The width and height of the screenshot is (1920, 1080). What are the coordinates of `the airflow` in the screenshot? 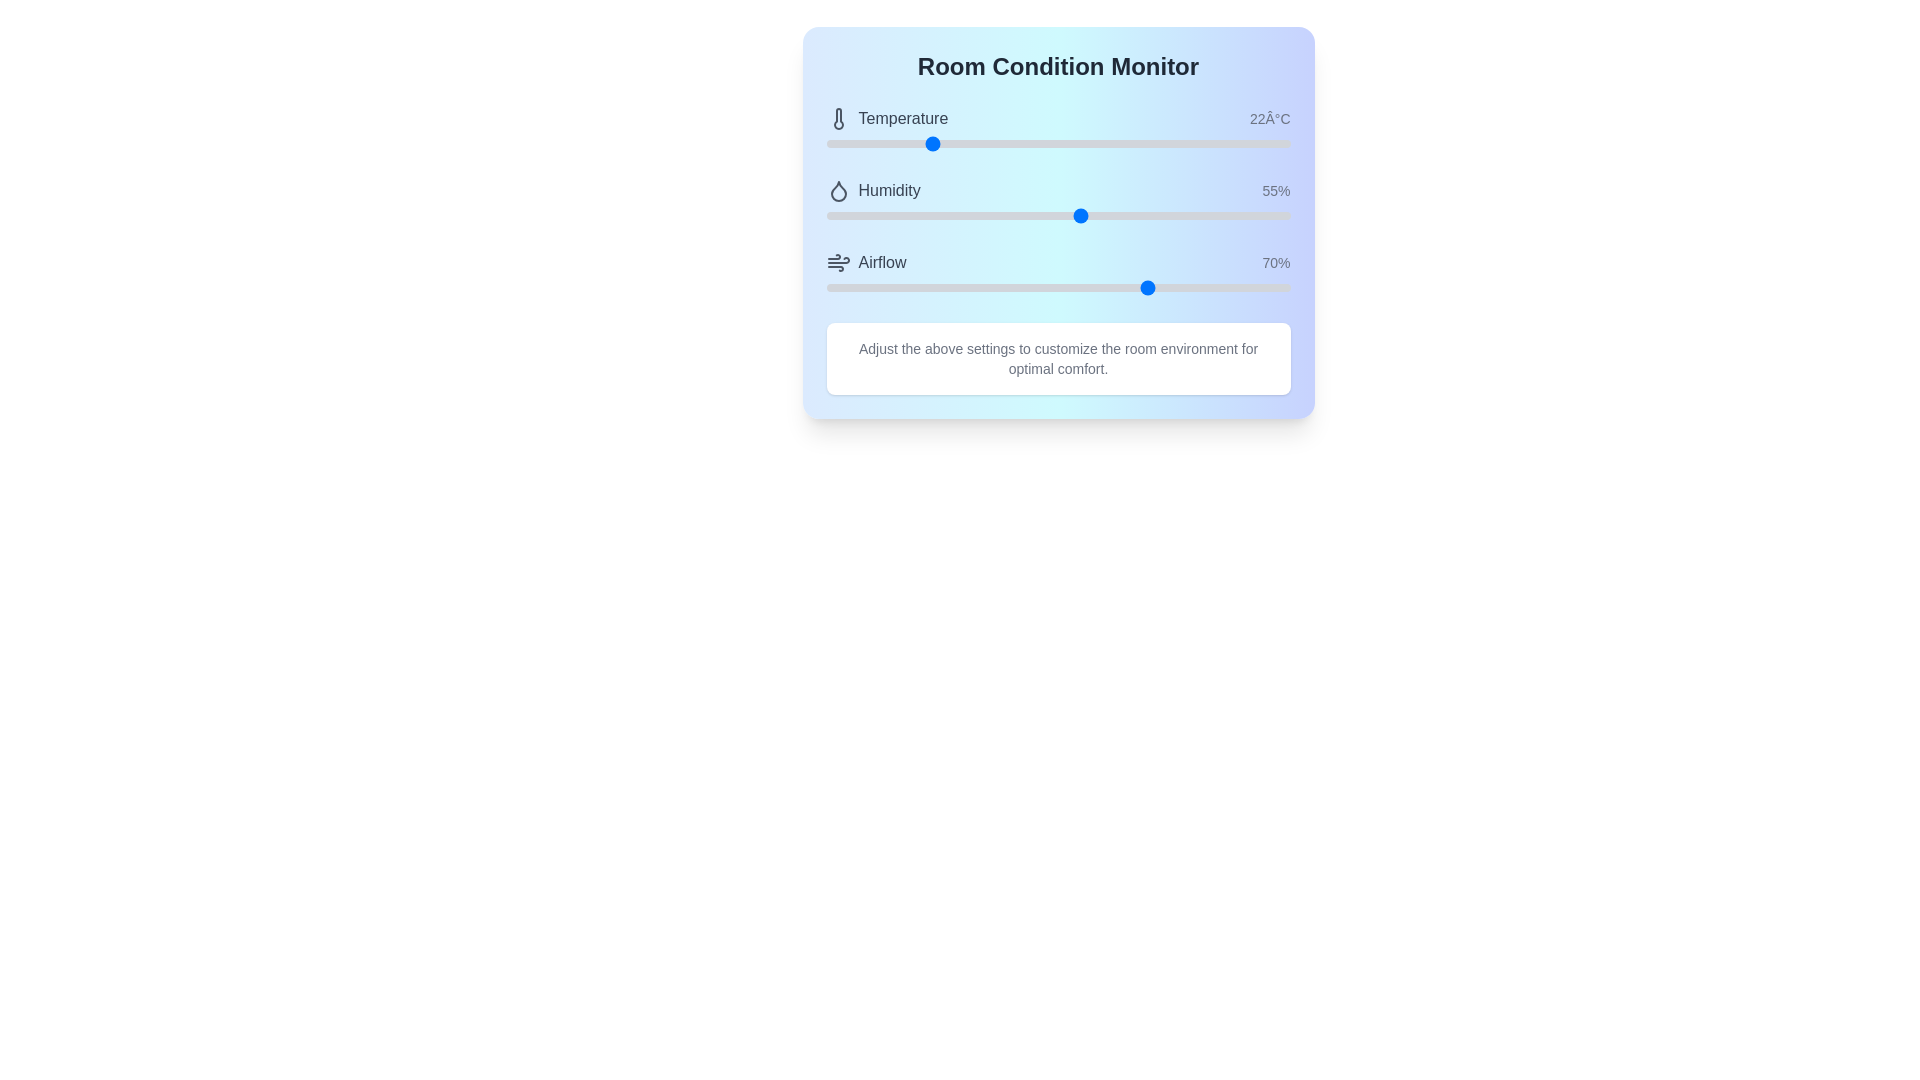 It's located at (1076, 288).